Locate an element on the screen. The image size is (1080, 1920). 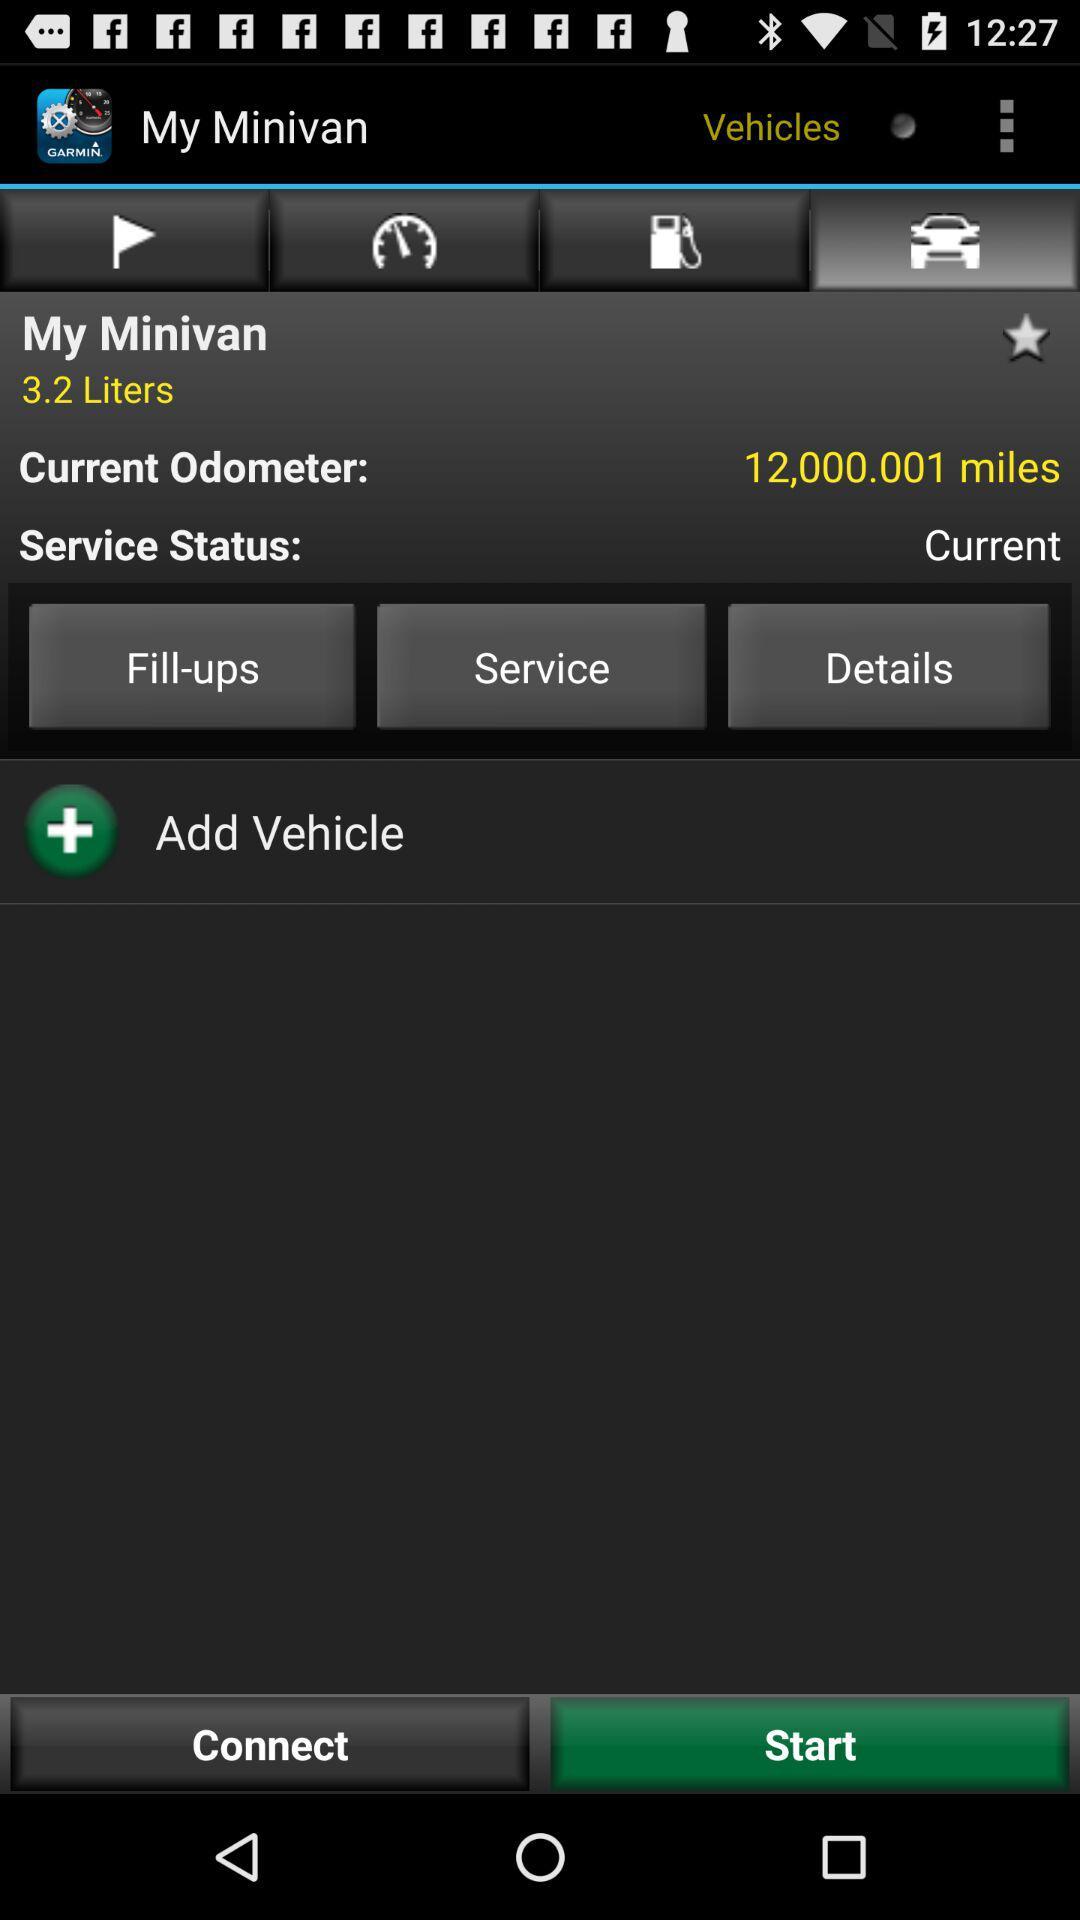
the app above the service status: app is located at coordinates (287, 464).